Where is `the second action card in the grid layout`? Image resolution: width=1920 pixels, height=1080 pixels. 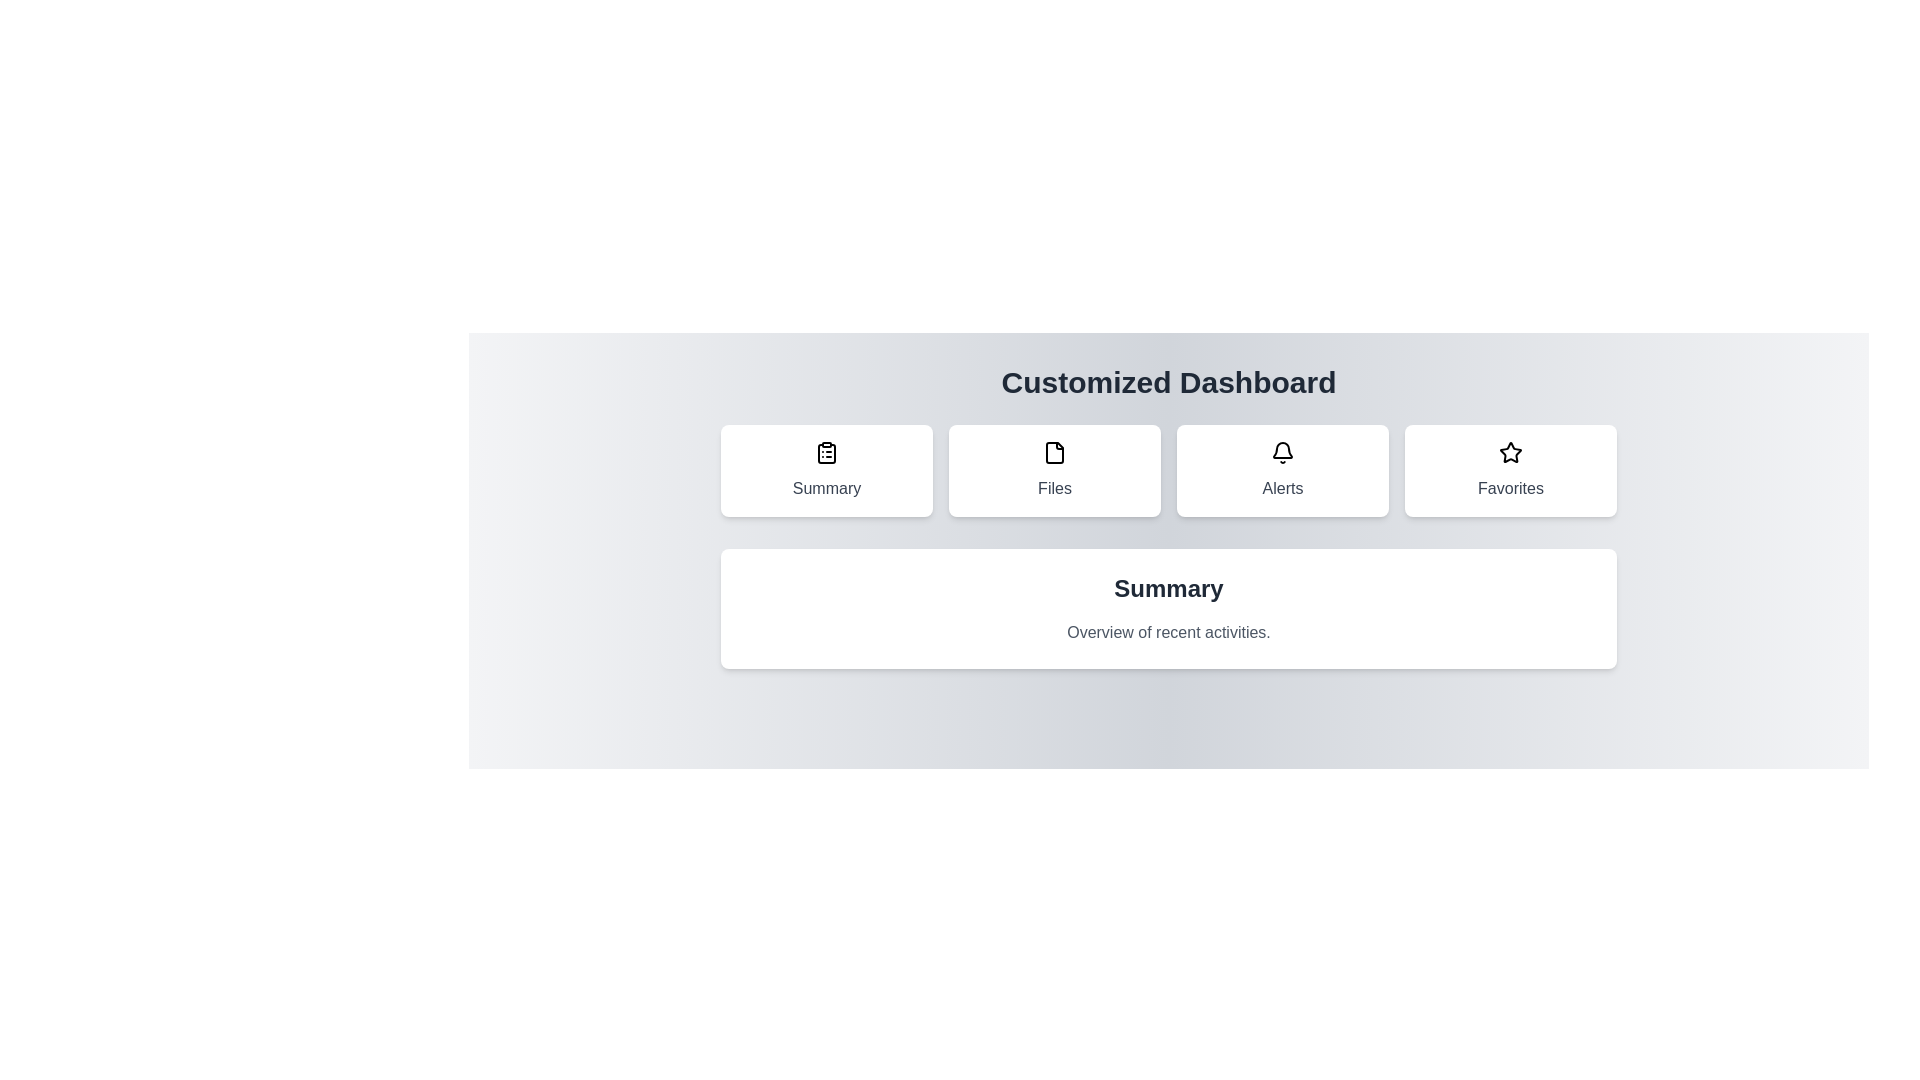 the second action card in the grid layout is located at coordinates (1054, 470).